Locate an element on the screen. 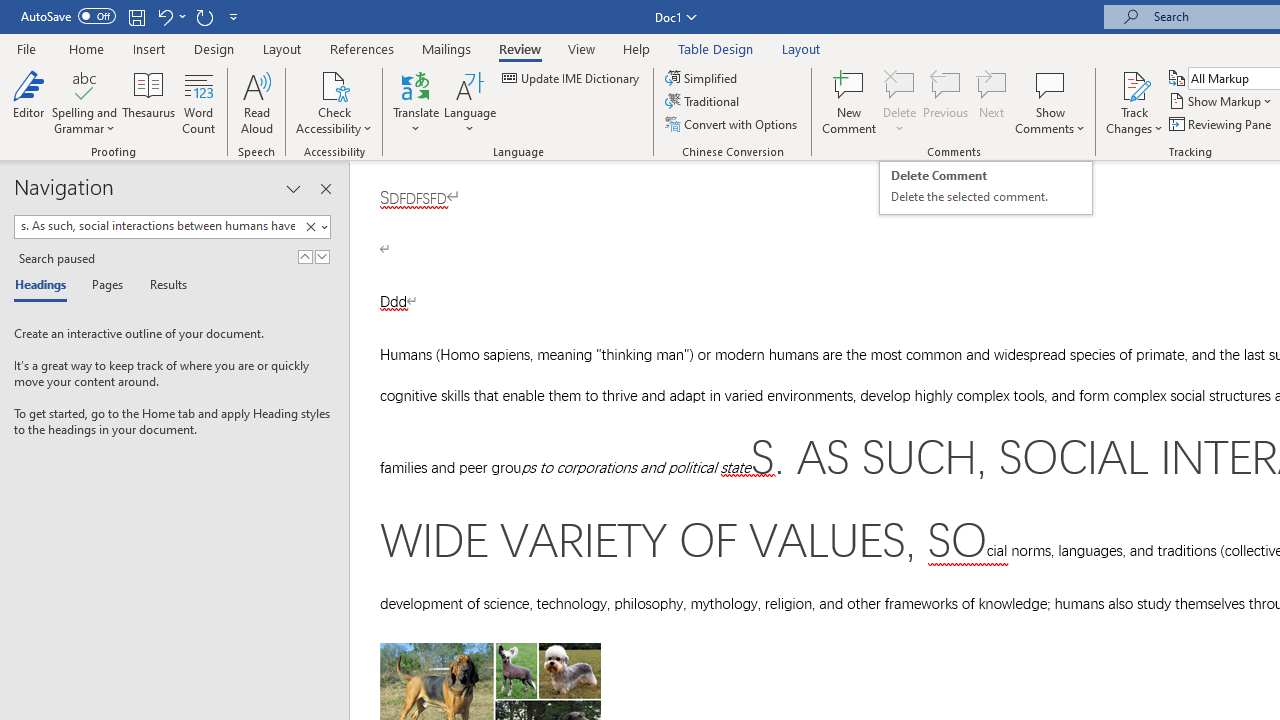 The width and height of the screenshot is (1280, 720). 'Word Count' is located at coordinates (199, 103).